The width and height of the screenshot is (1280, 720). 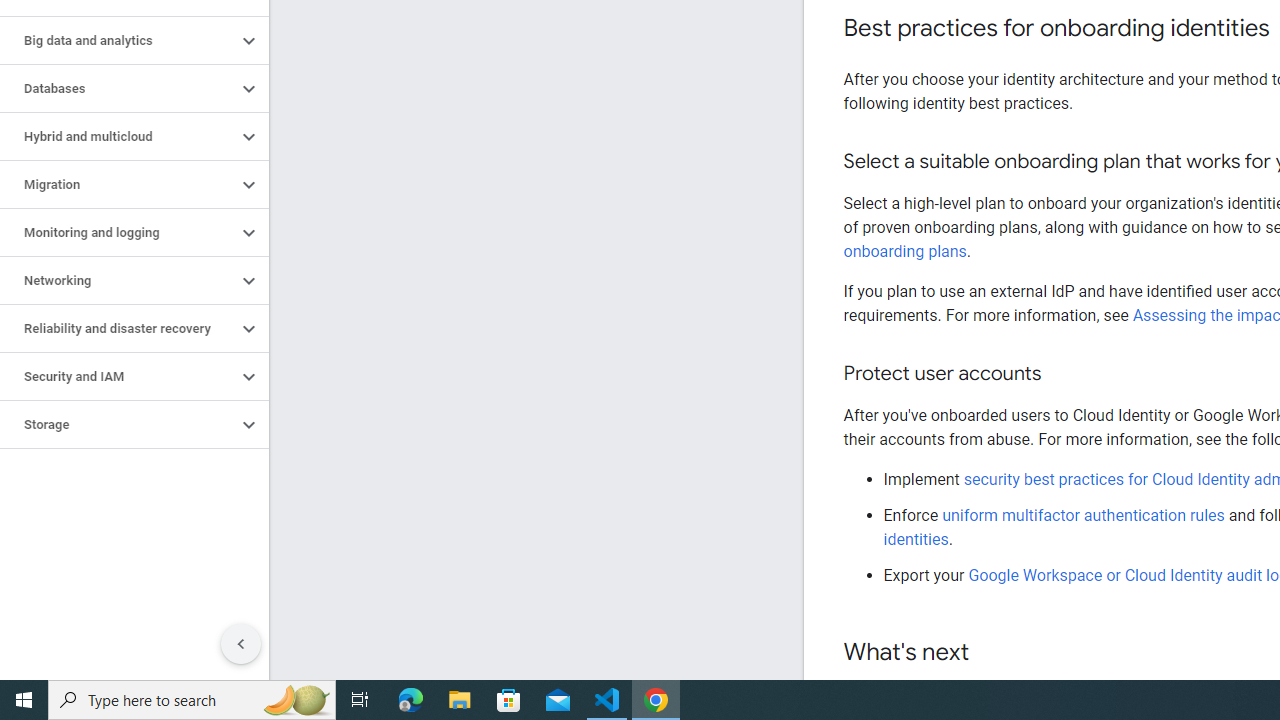 I want to click on 'uniform multifactor authentication rules ', so click(x=1084, y=514).